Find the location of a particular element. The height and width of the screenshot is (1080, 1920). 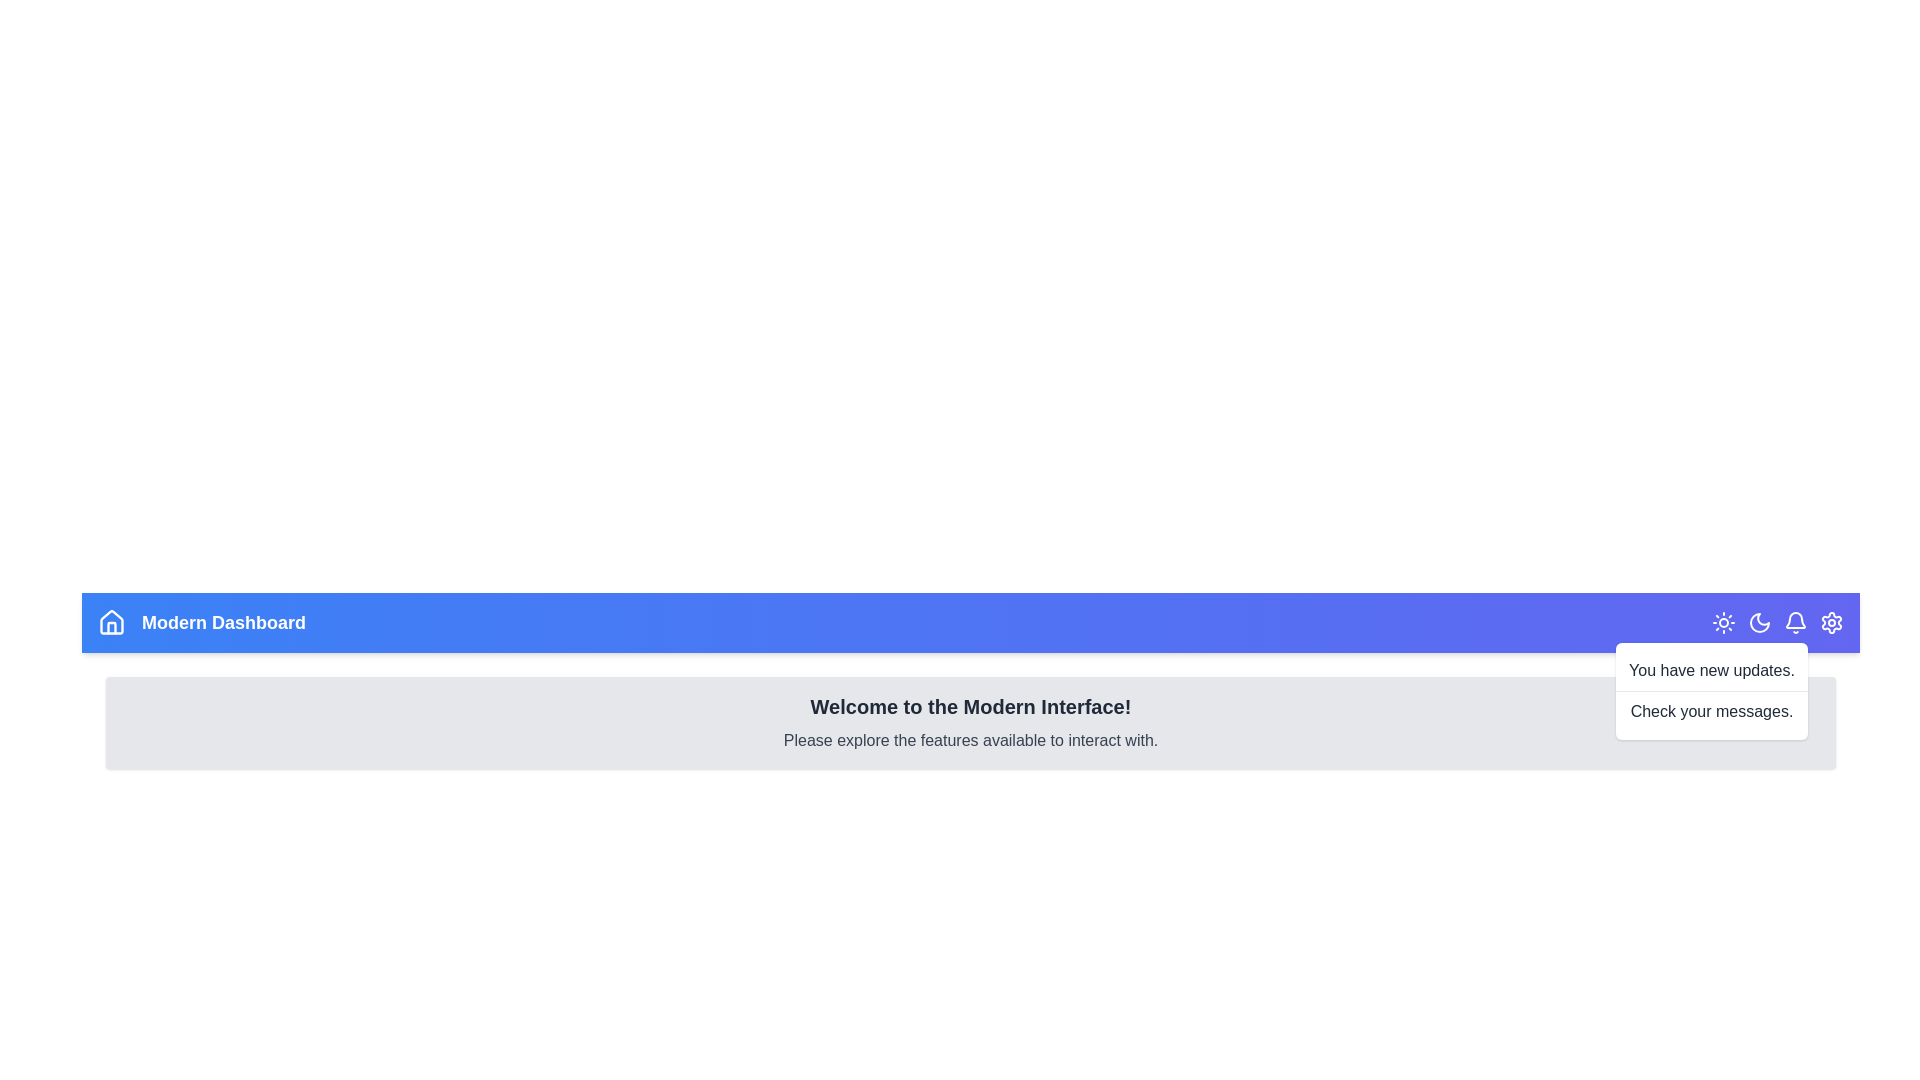

the bell icon to toggle the notifications is located at coordinates (1795, 622).